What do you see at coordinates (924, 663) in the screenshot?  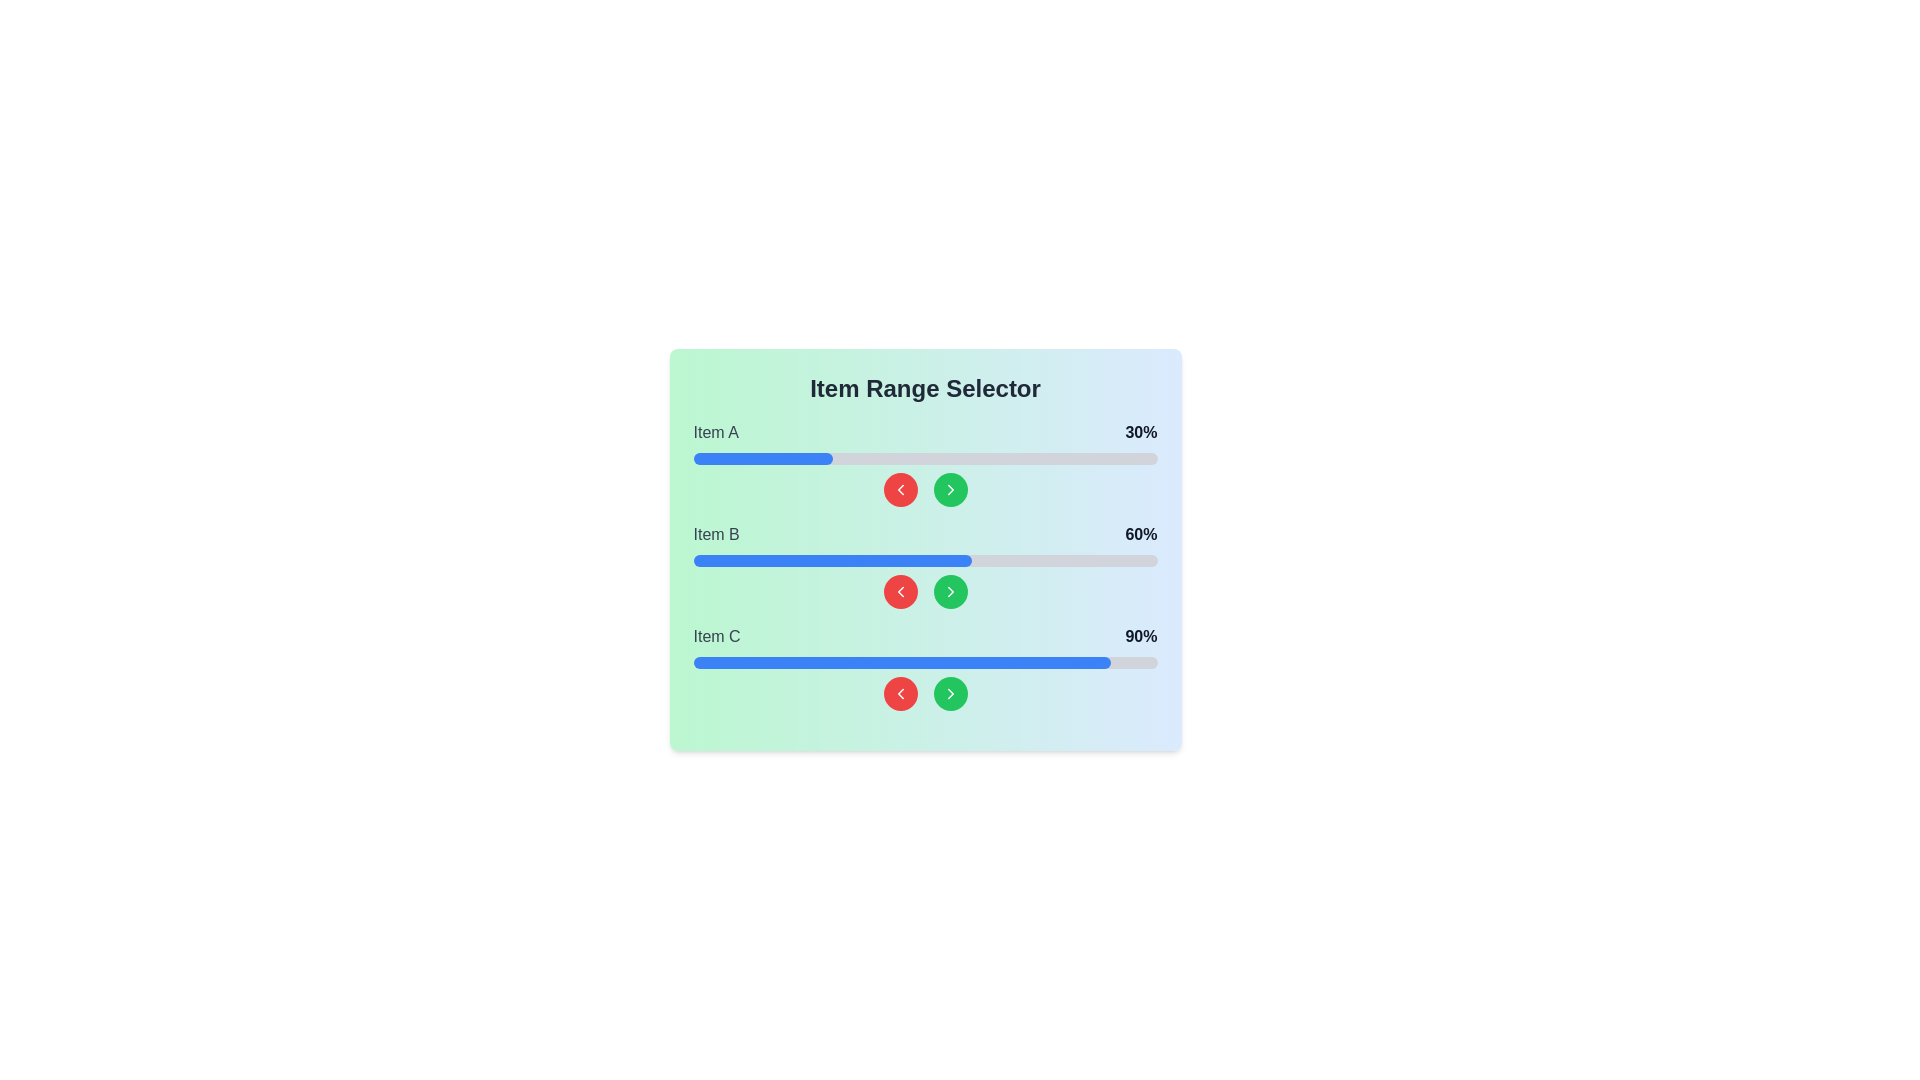 I see `the third progress bar in the 'Item Range Selector' list that visually represents 90% for 'Item C'` at bounding box center [924, 663].